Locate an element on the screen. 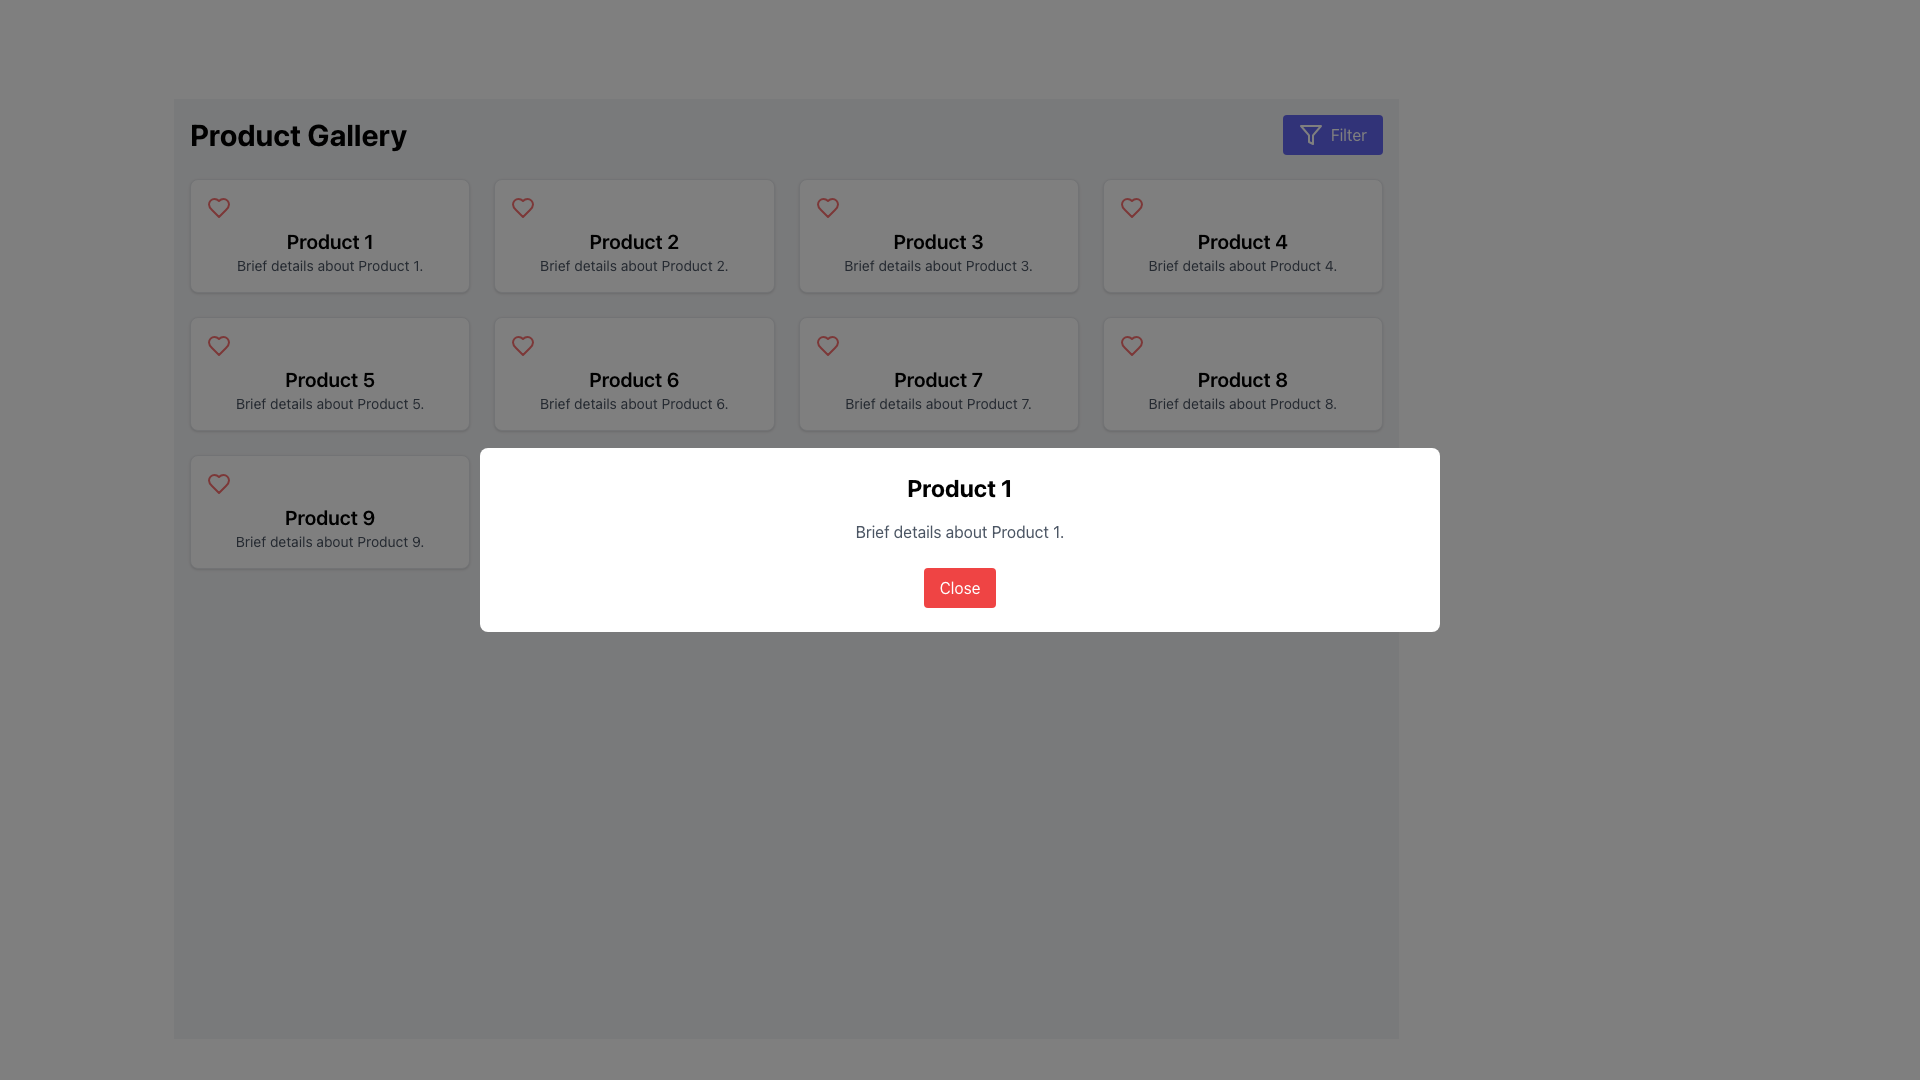 Image resolution: width=1920 pixels, height=1080 pixels. the primary title of the product card, which is a static text element located in the middle-top area of the interface, positioned in the second position of the first row in a grid layout is located at coordinates (633, 241).